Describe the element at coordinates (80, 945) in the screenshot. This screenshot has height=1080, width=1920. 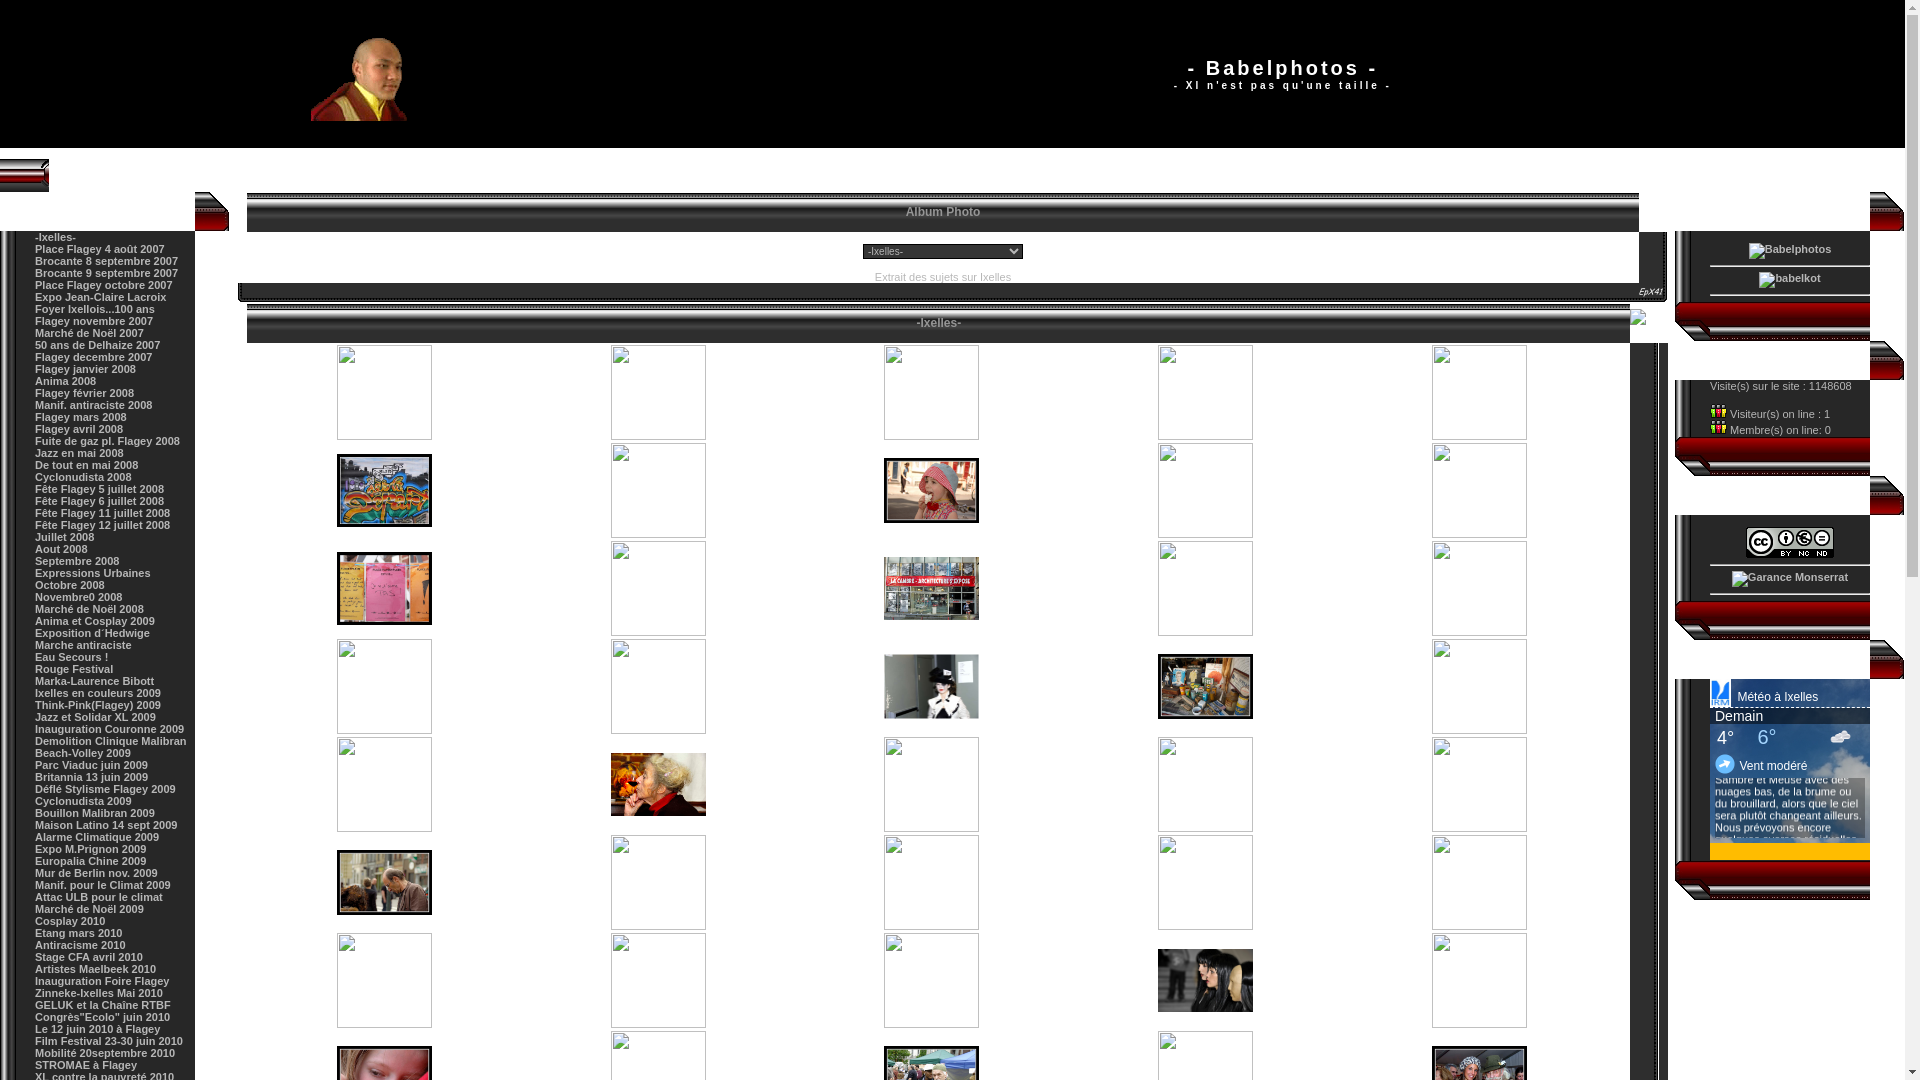
I see `'Antiracisme 2010'` at that location.